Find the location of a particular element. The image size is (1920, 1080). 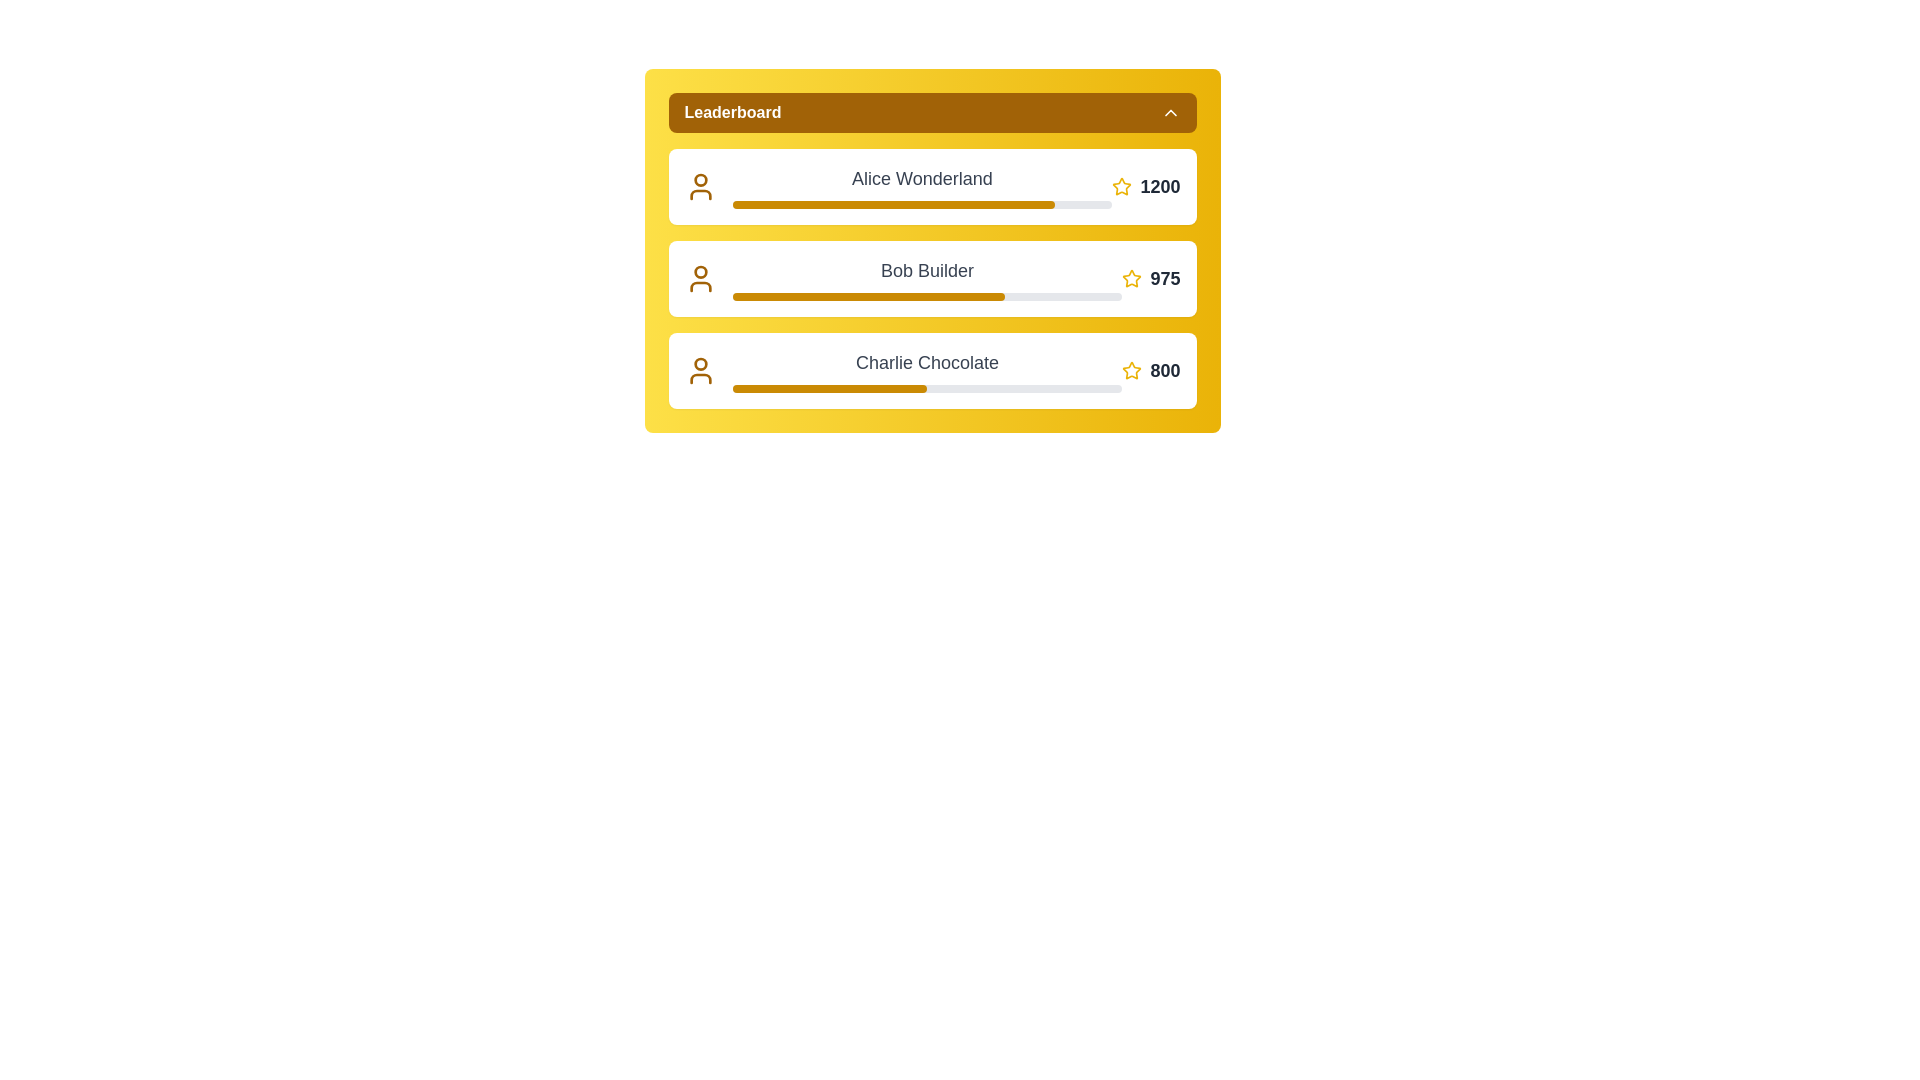

the SVG Circle Graphic representing the user profile icon next to 'Alice Wonderland' in the leaderboard UI is located at coordinates (700, 180).